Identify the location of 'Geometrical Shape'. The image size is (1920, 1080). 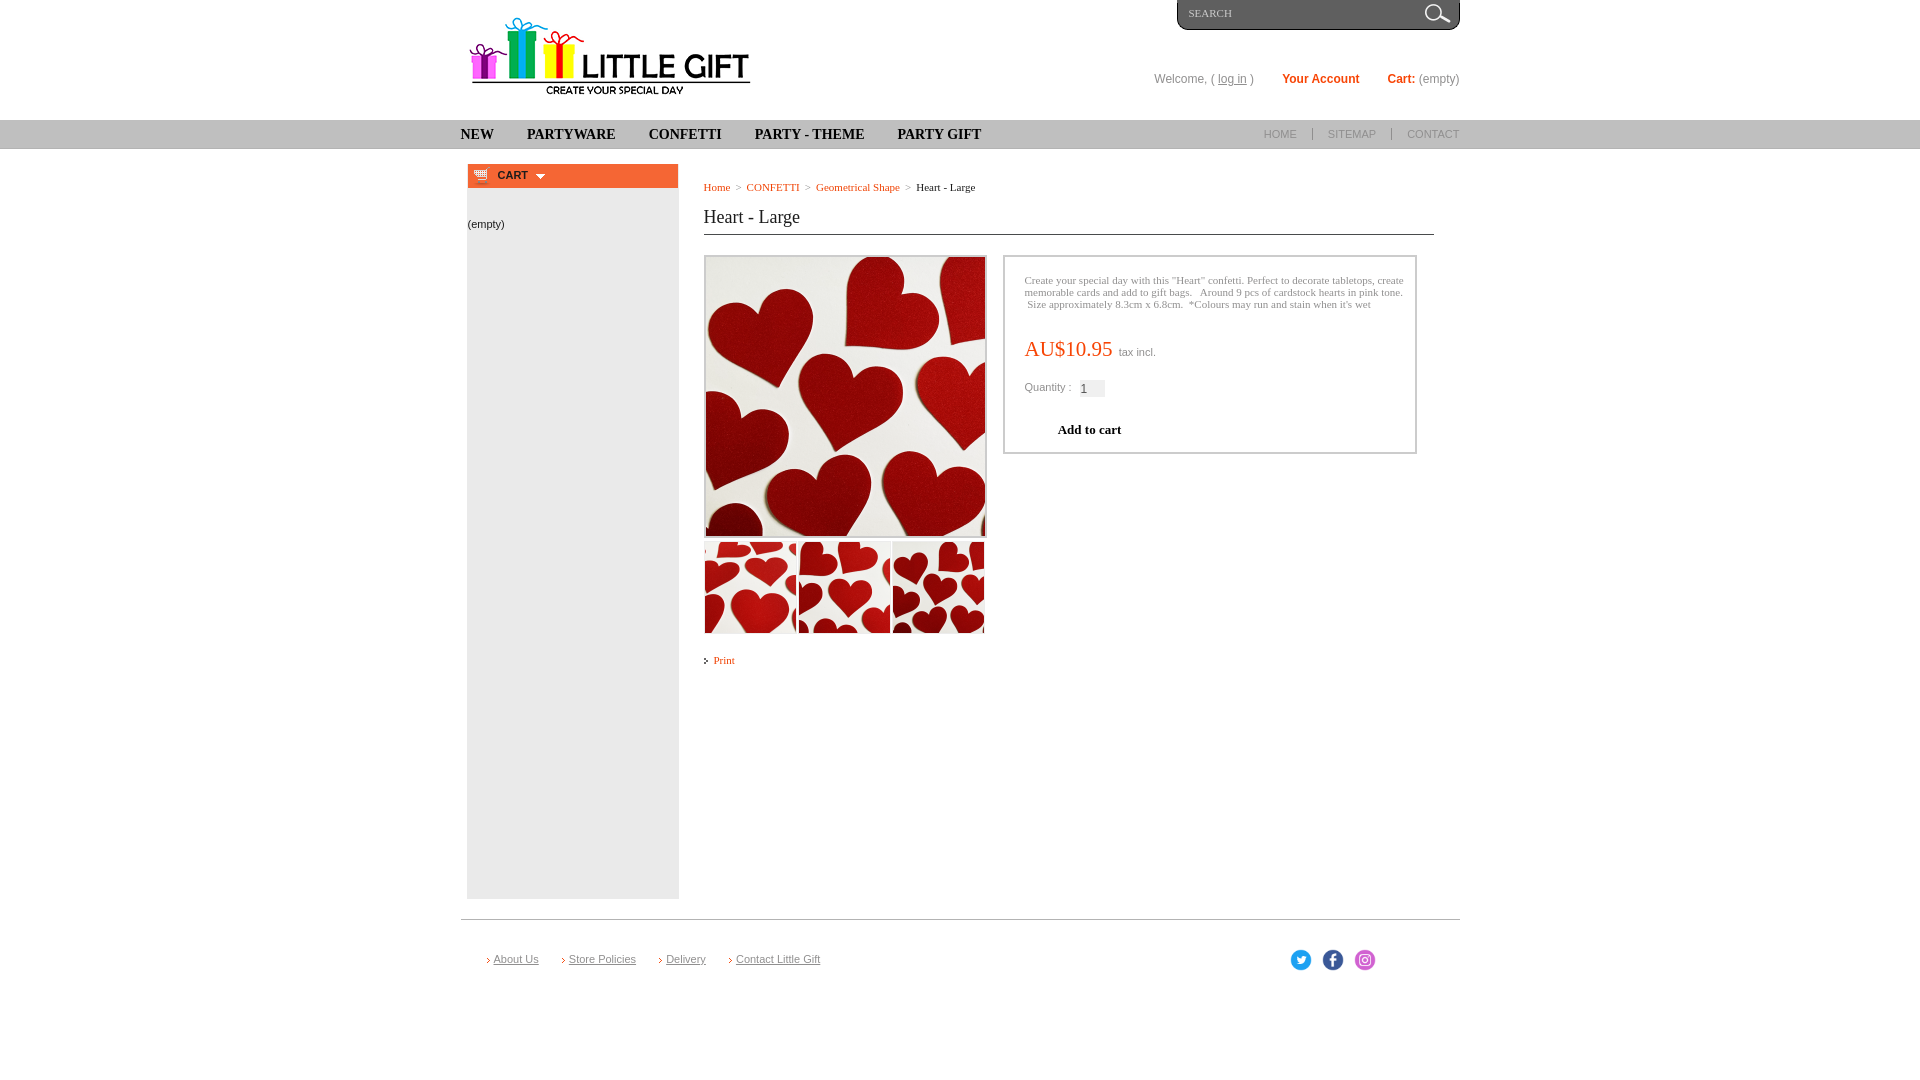
(858, 186).